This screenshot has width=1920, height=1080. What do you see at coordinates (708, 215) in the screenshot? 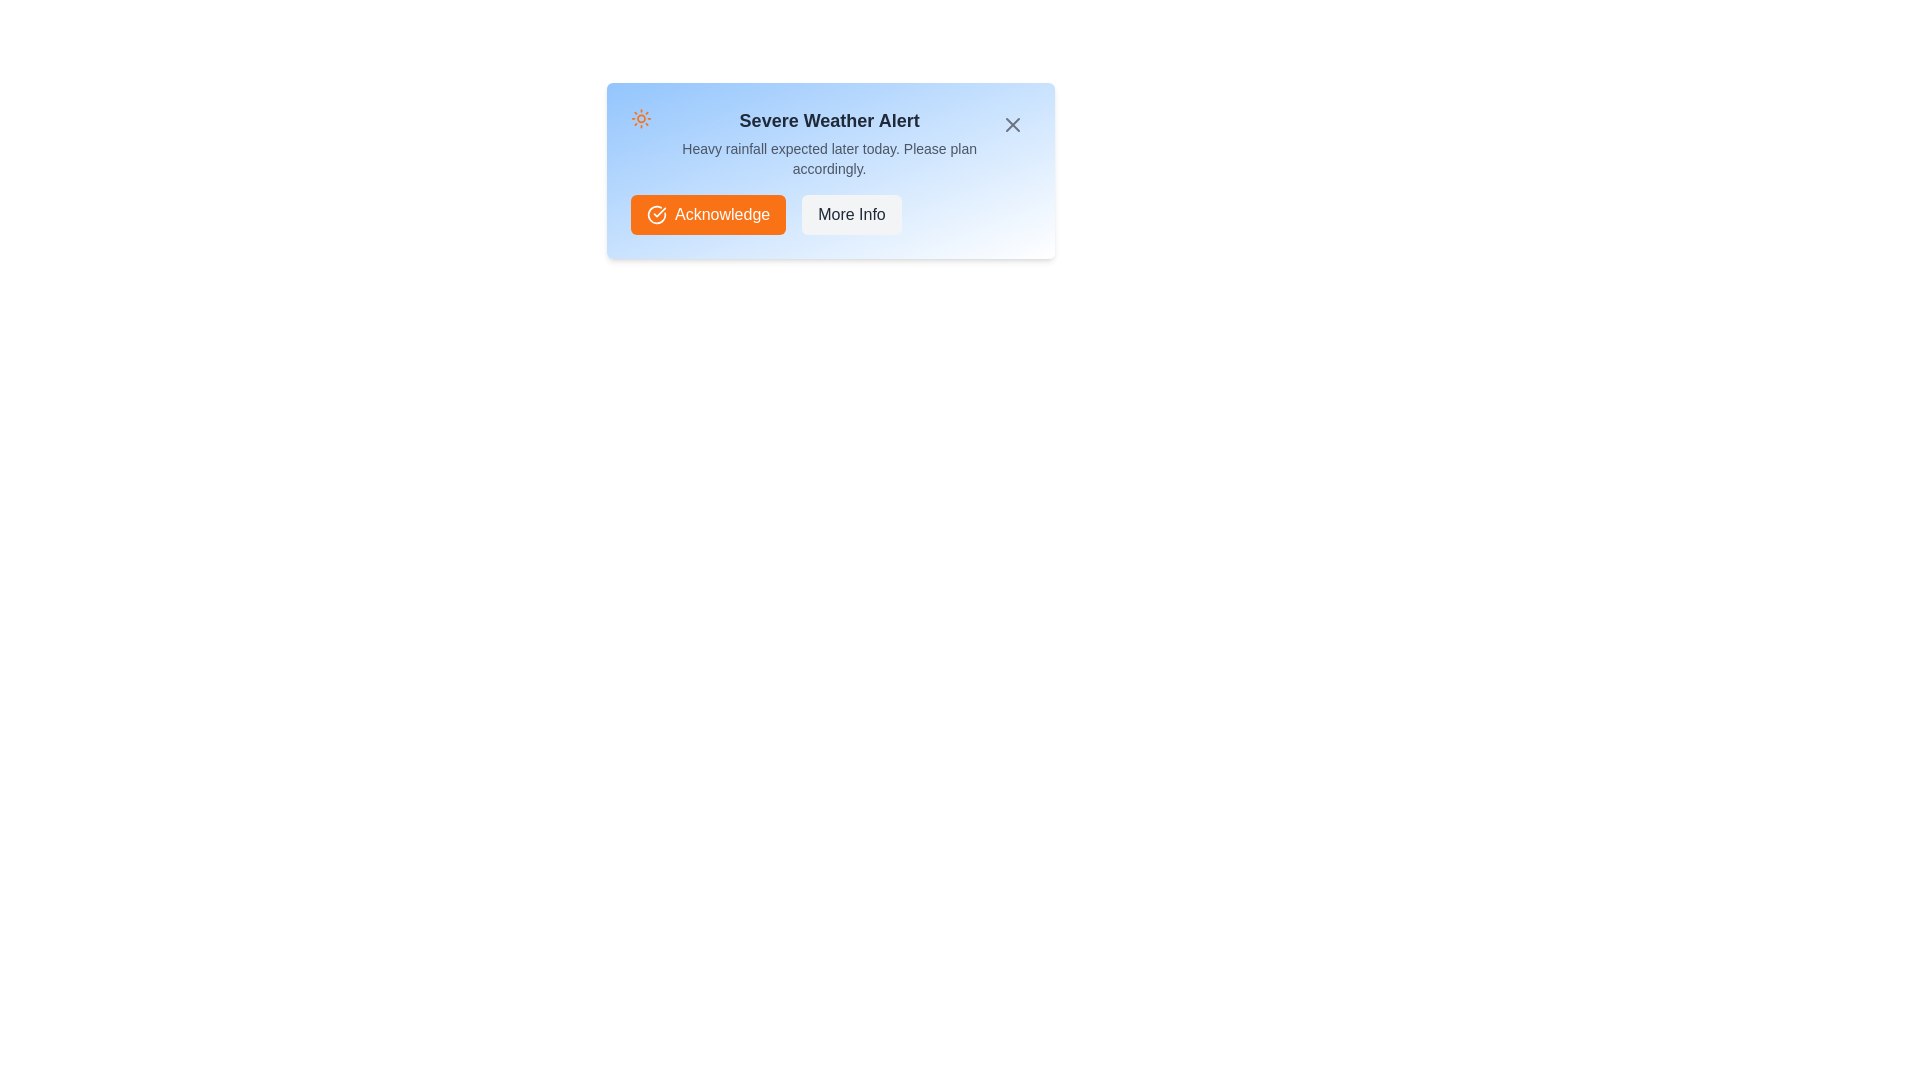
I see `'Acknowledge' button to acknowledge the alert` at bounding box center [708, 215].